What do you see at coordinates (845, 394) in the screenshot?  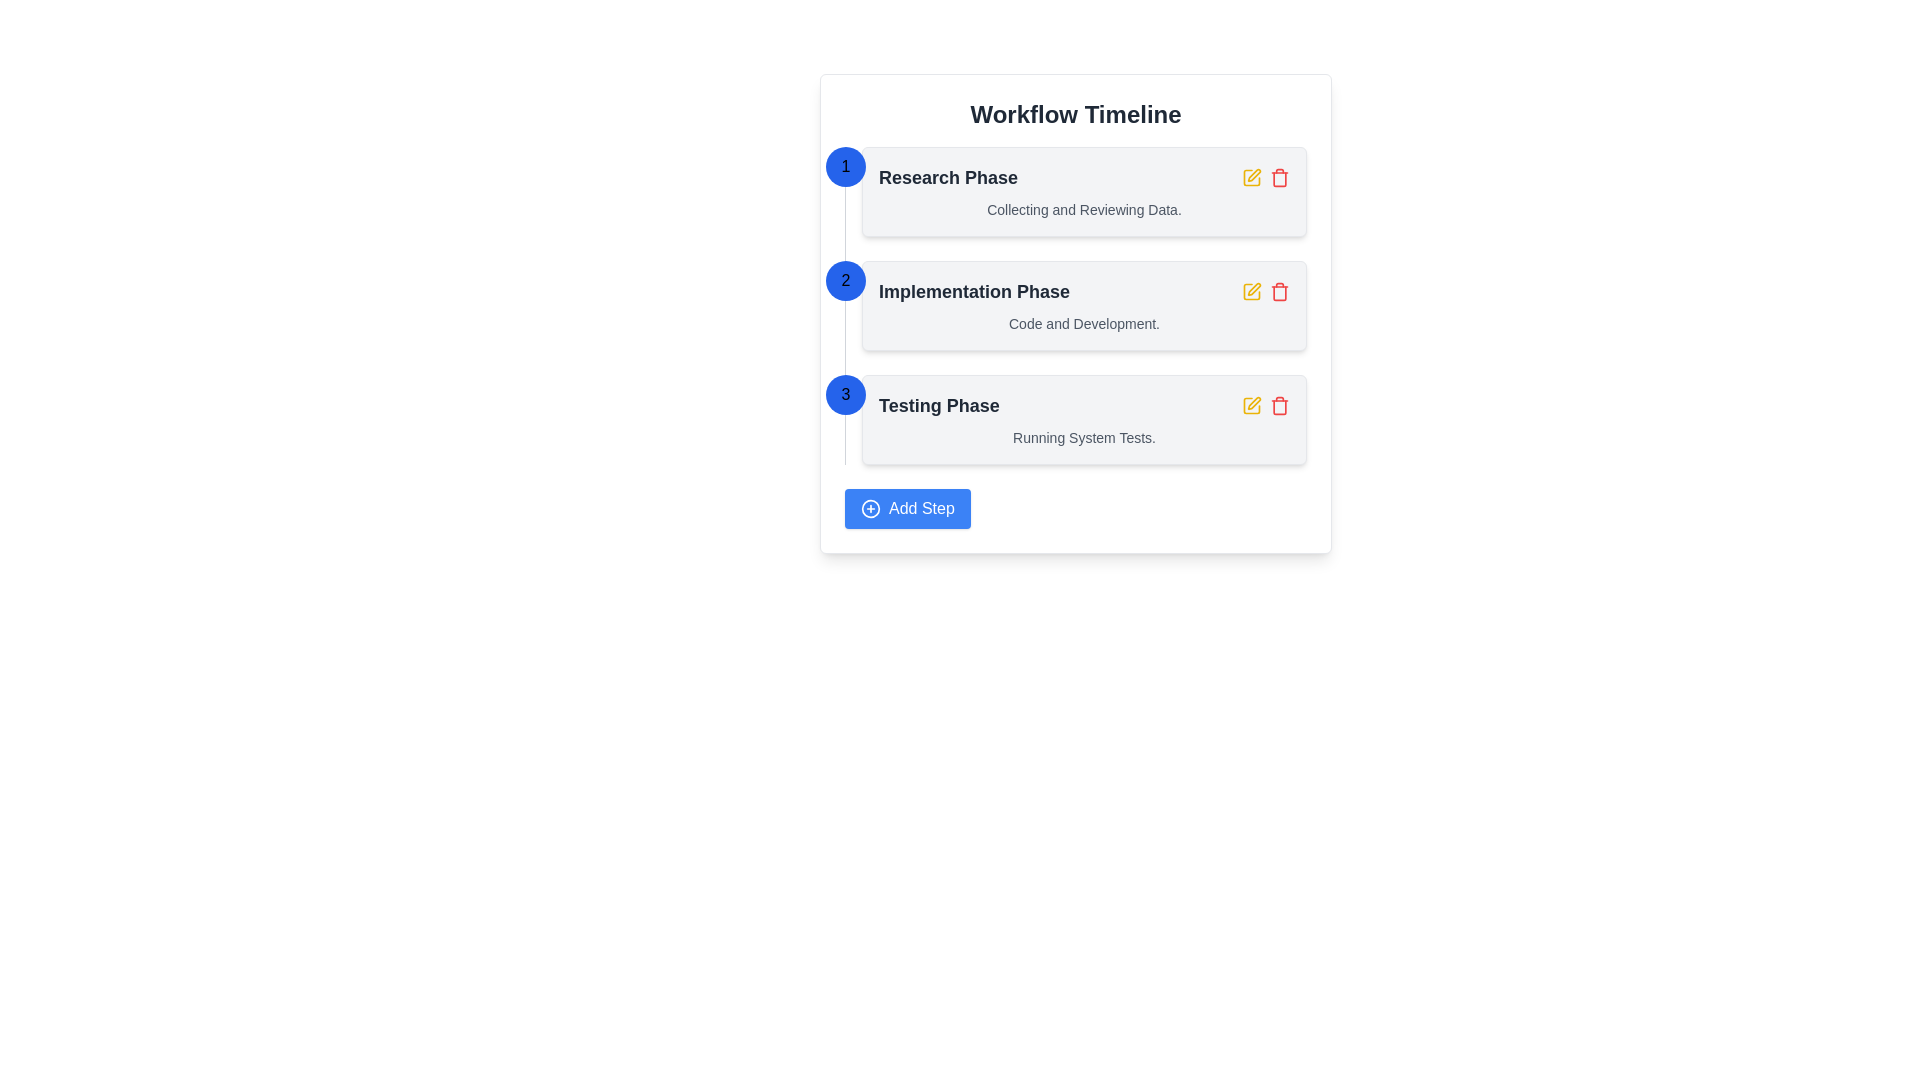 I see `the Step Indicator Icon for the 'Testing Phase'` at bounding box center [845, 394].